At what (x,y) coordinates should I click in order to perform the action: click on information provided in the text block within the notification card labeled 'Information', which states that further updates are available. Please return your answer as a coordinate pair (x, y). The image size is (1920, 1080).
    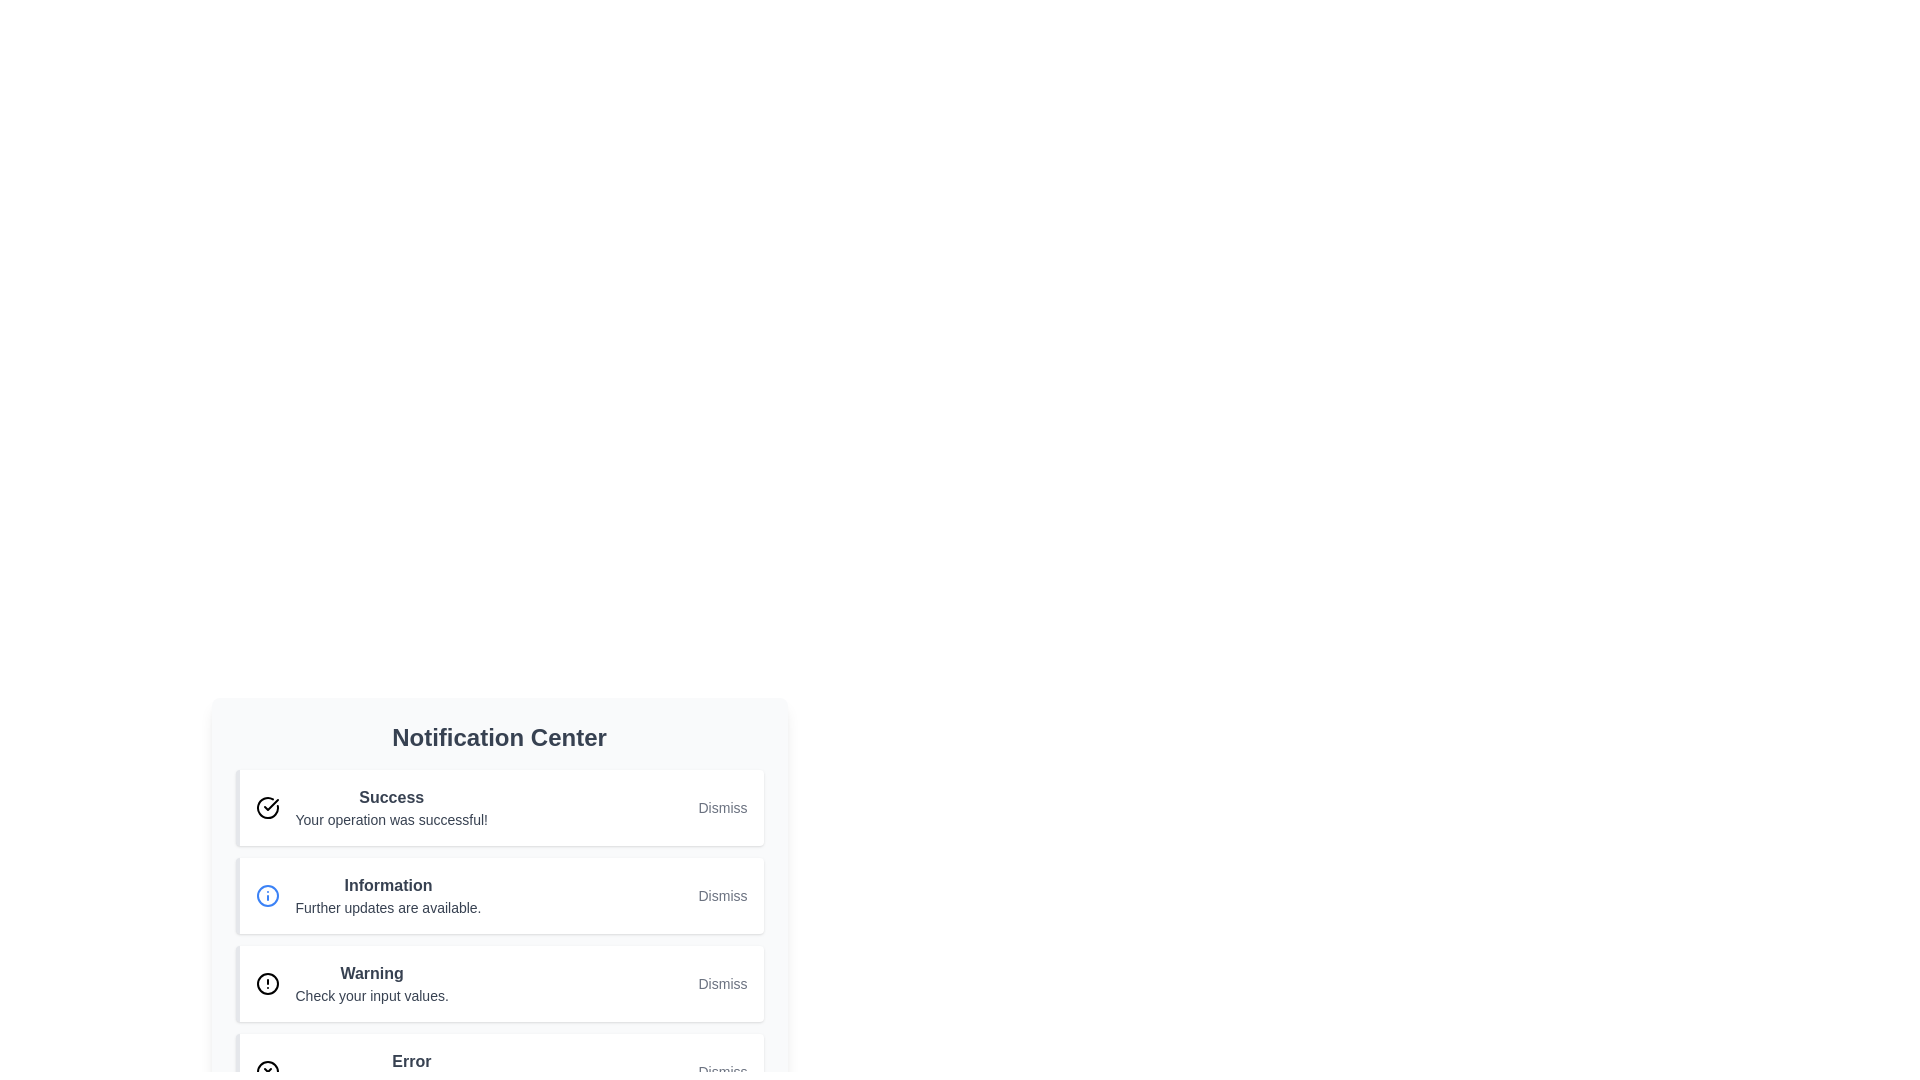
    Looking at the image, I should click on (388, 894).